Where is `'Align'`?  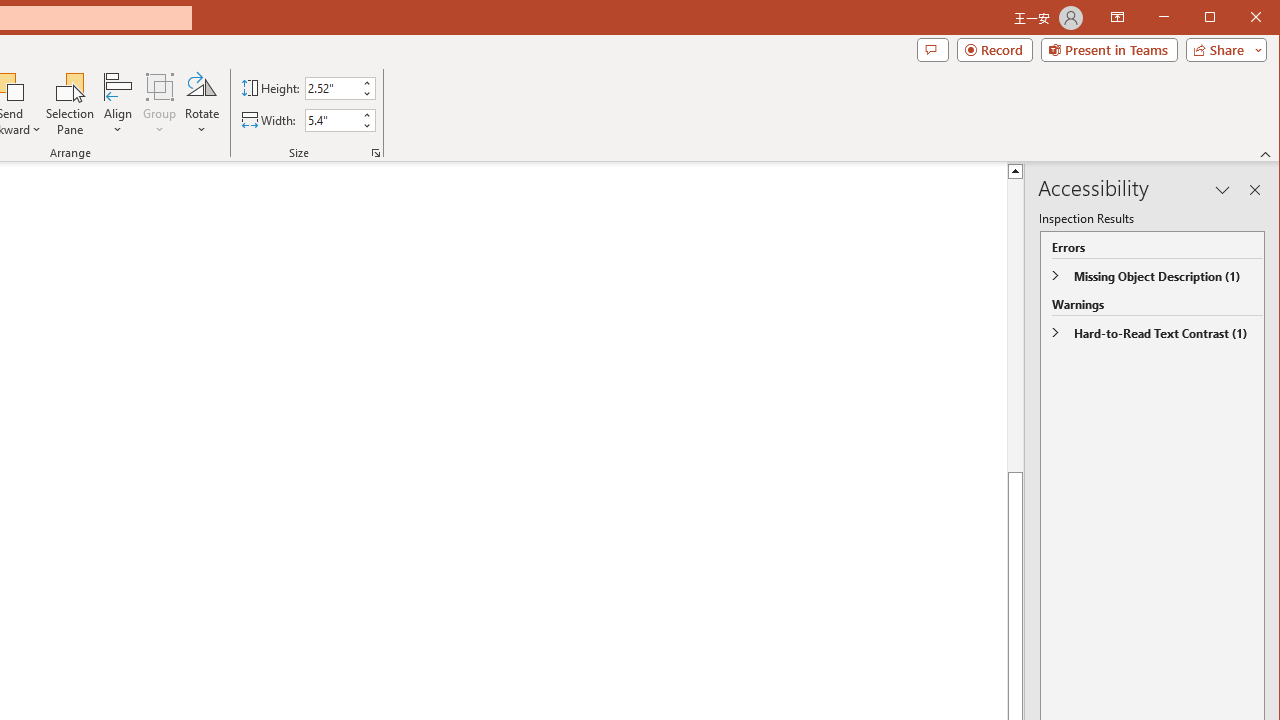
'Align' is located at coordinates (117, 104).